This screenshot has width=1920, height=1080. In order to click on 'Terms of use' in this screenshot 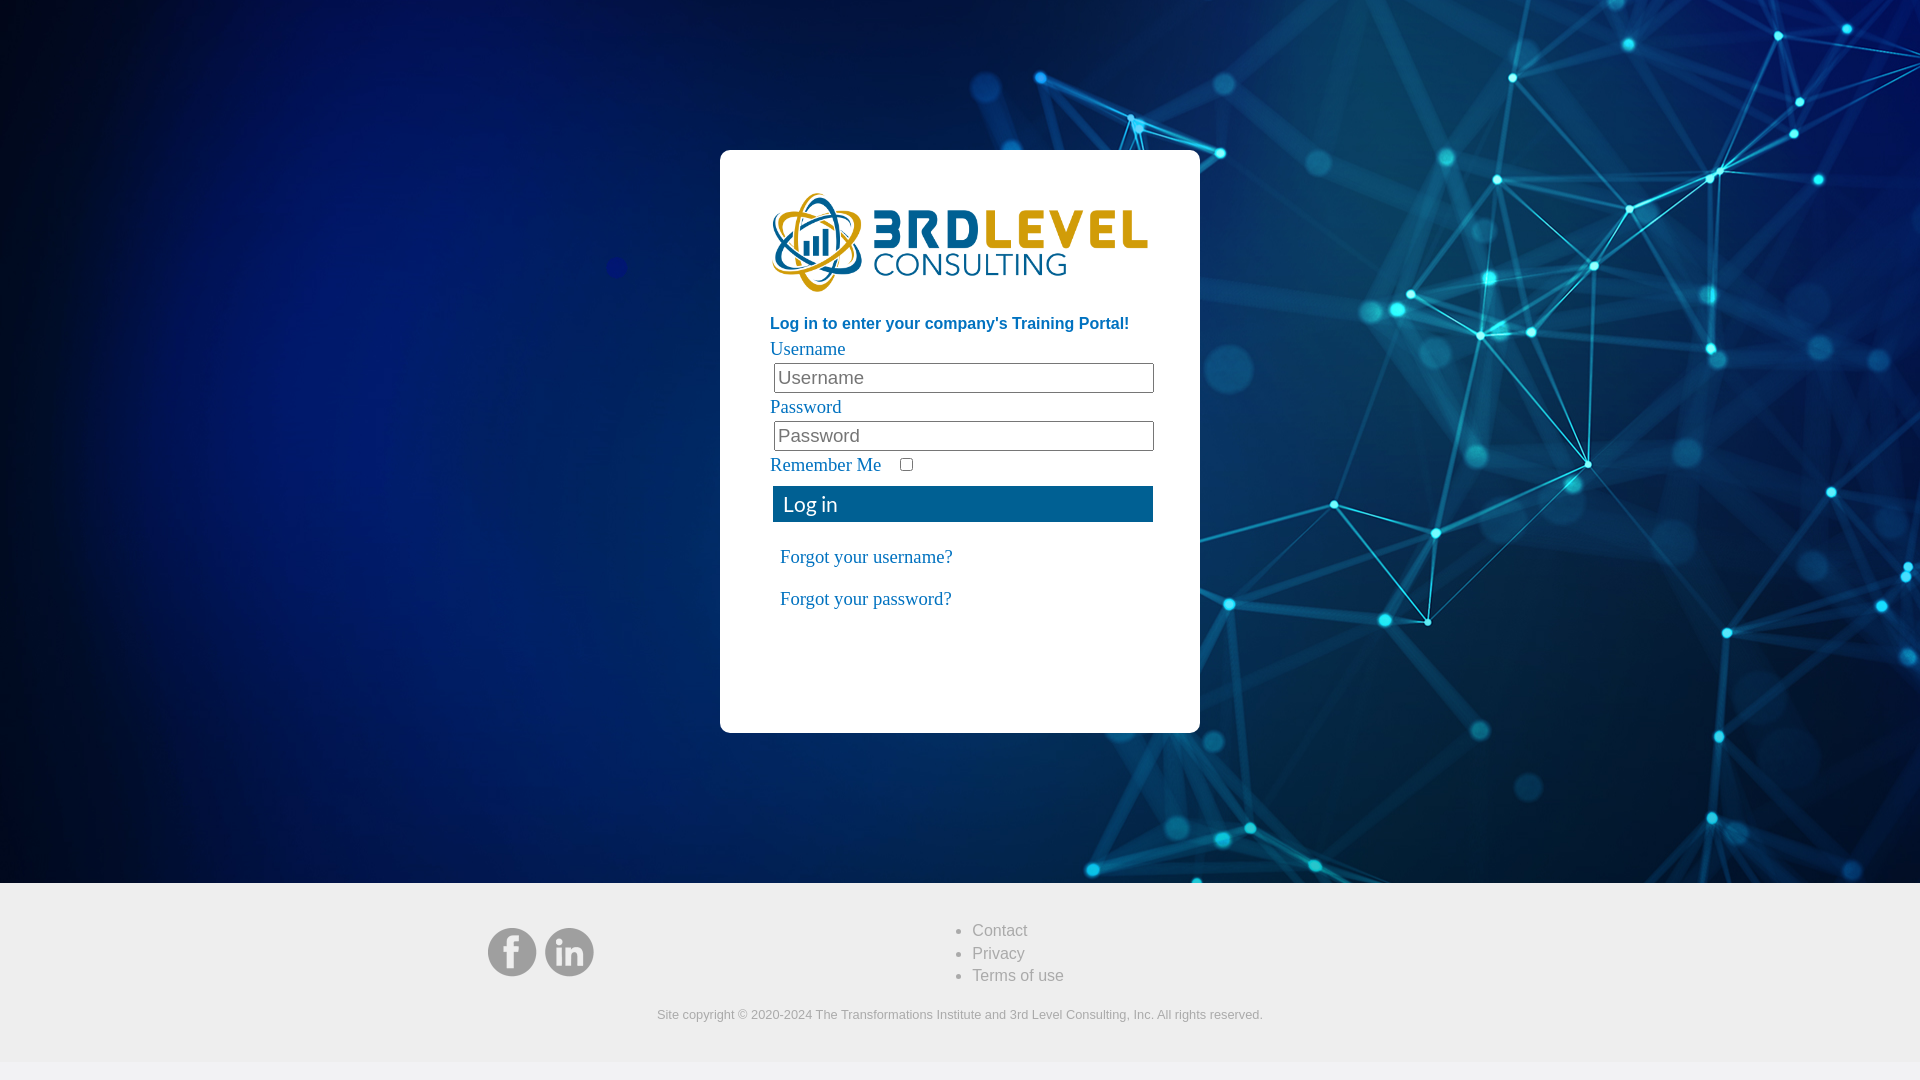, I will do `click(1017, 974)`.